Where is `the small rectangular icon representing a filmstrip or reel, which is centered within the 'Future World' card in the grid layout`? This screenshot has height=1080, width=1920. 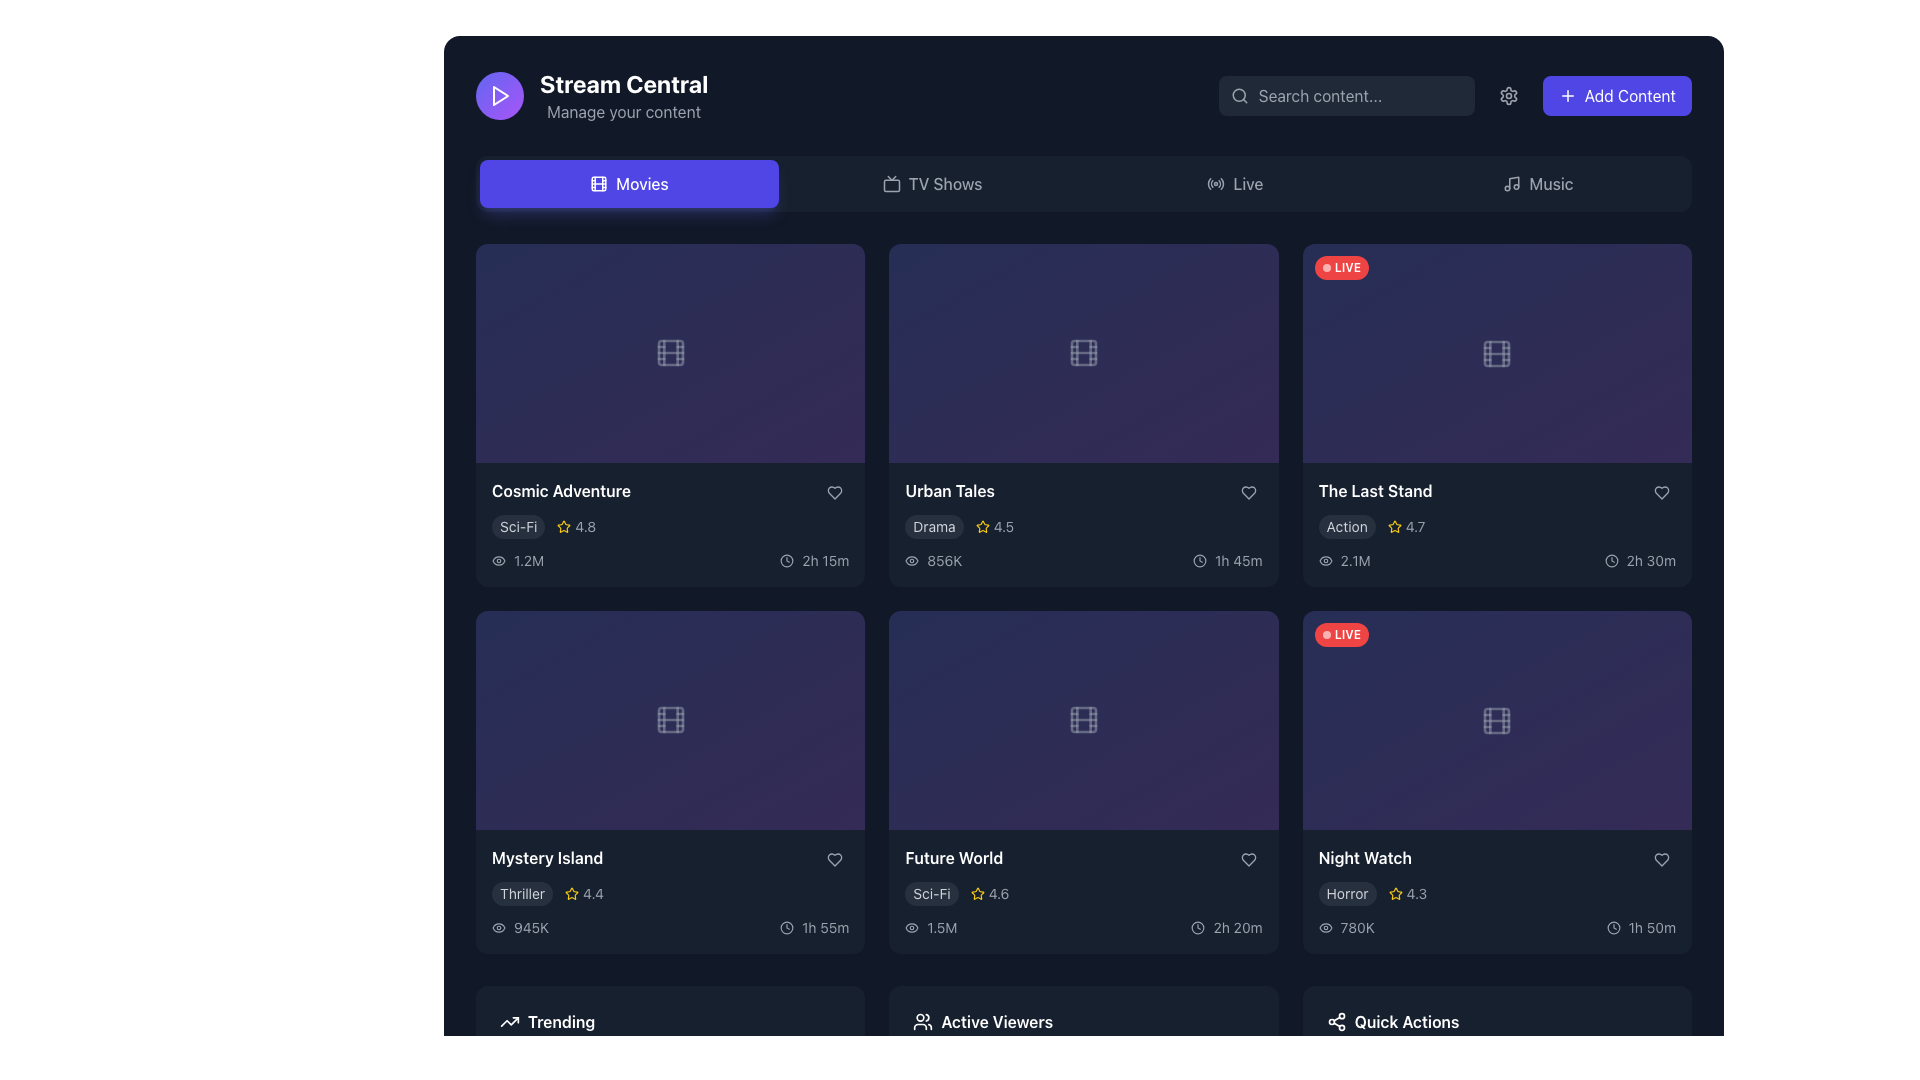
the small rectangular icon representing a filmstrip or reel, which is centered within the 'Future World' card in the grid layout is located at coordinates (1083, 720).